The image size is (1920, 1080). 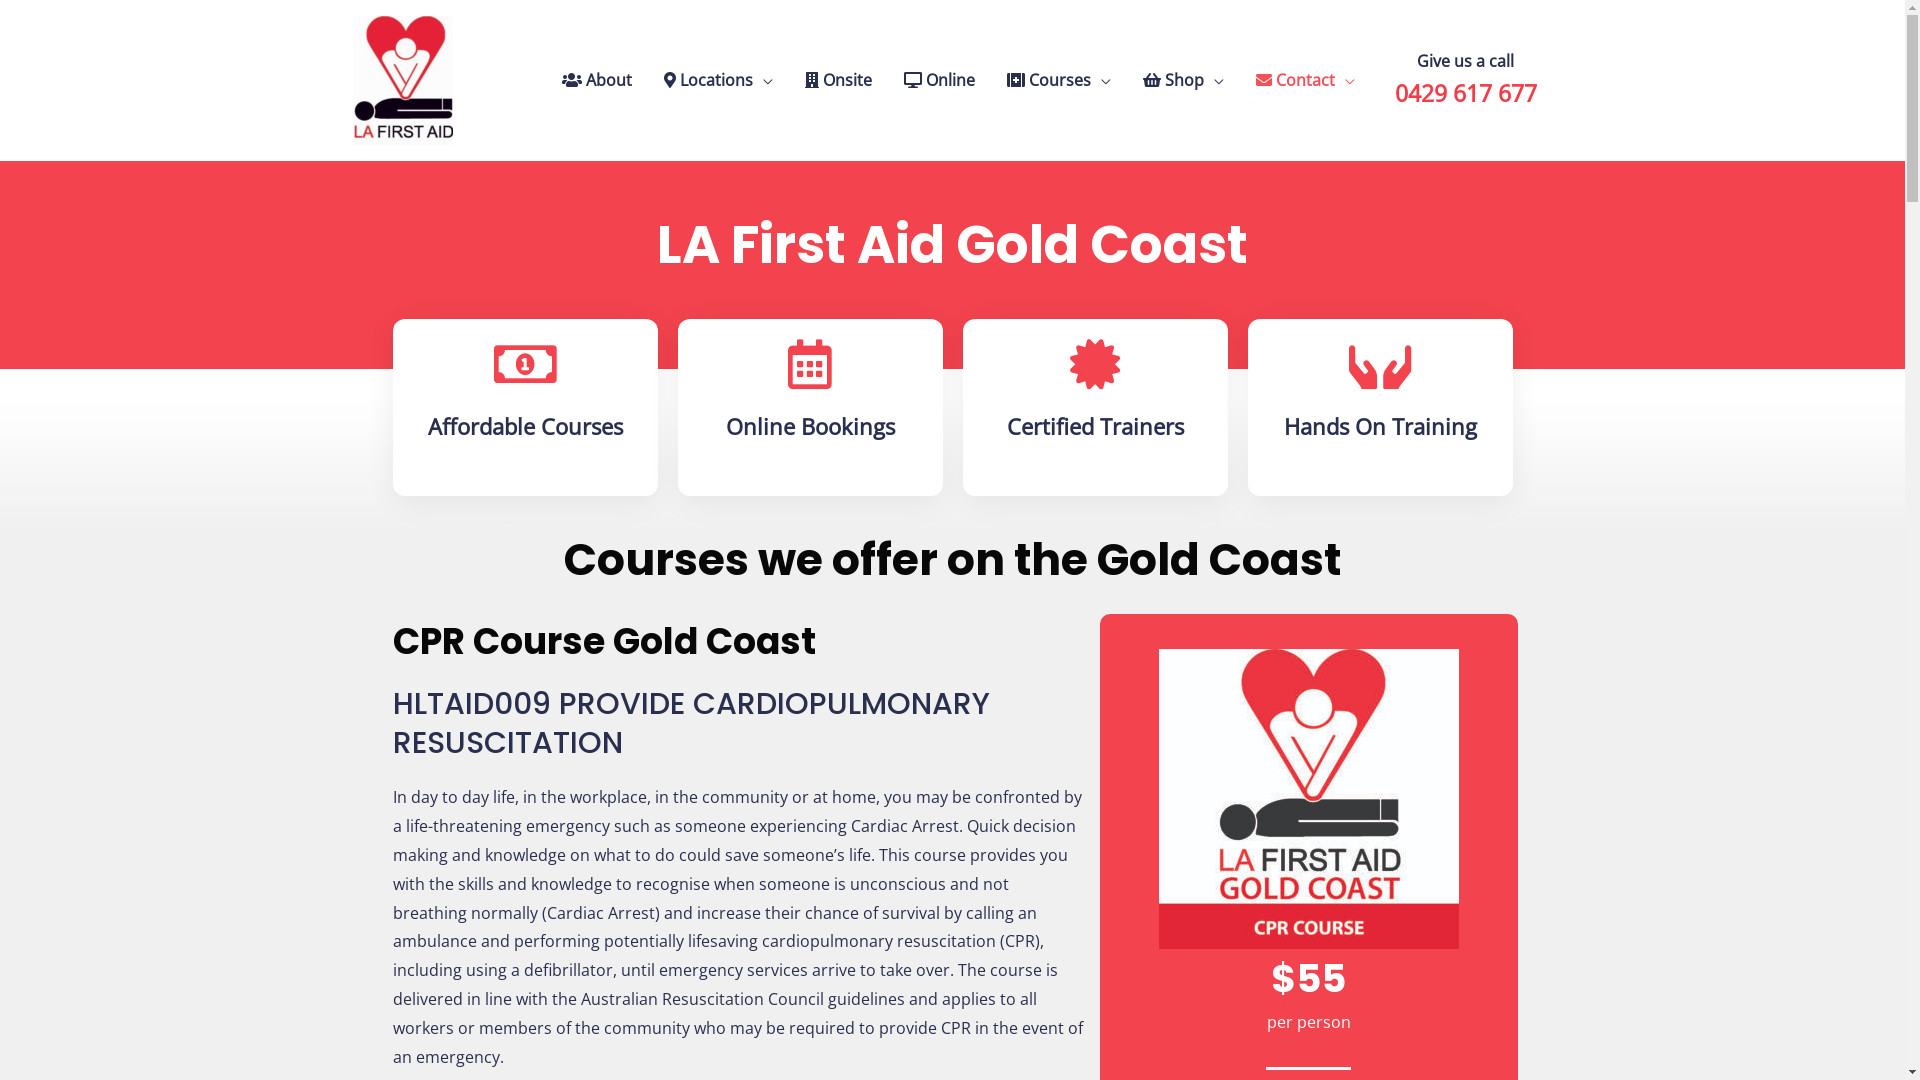 I want to click on 'Locations', so click(x=718, y=79).